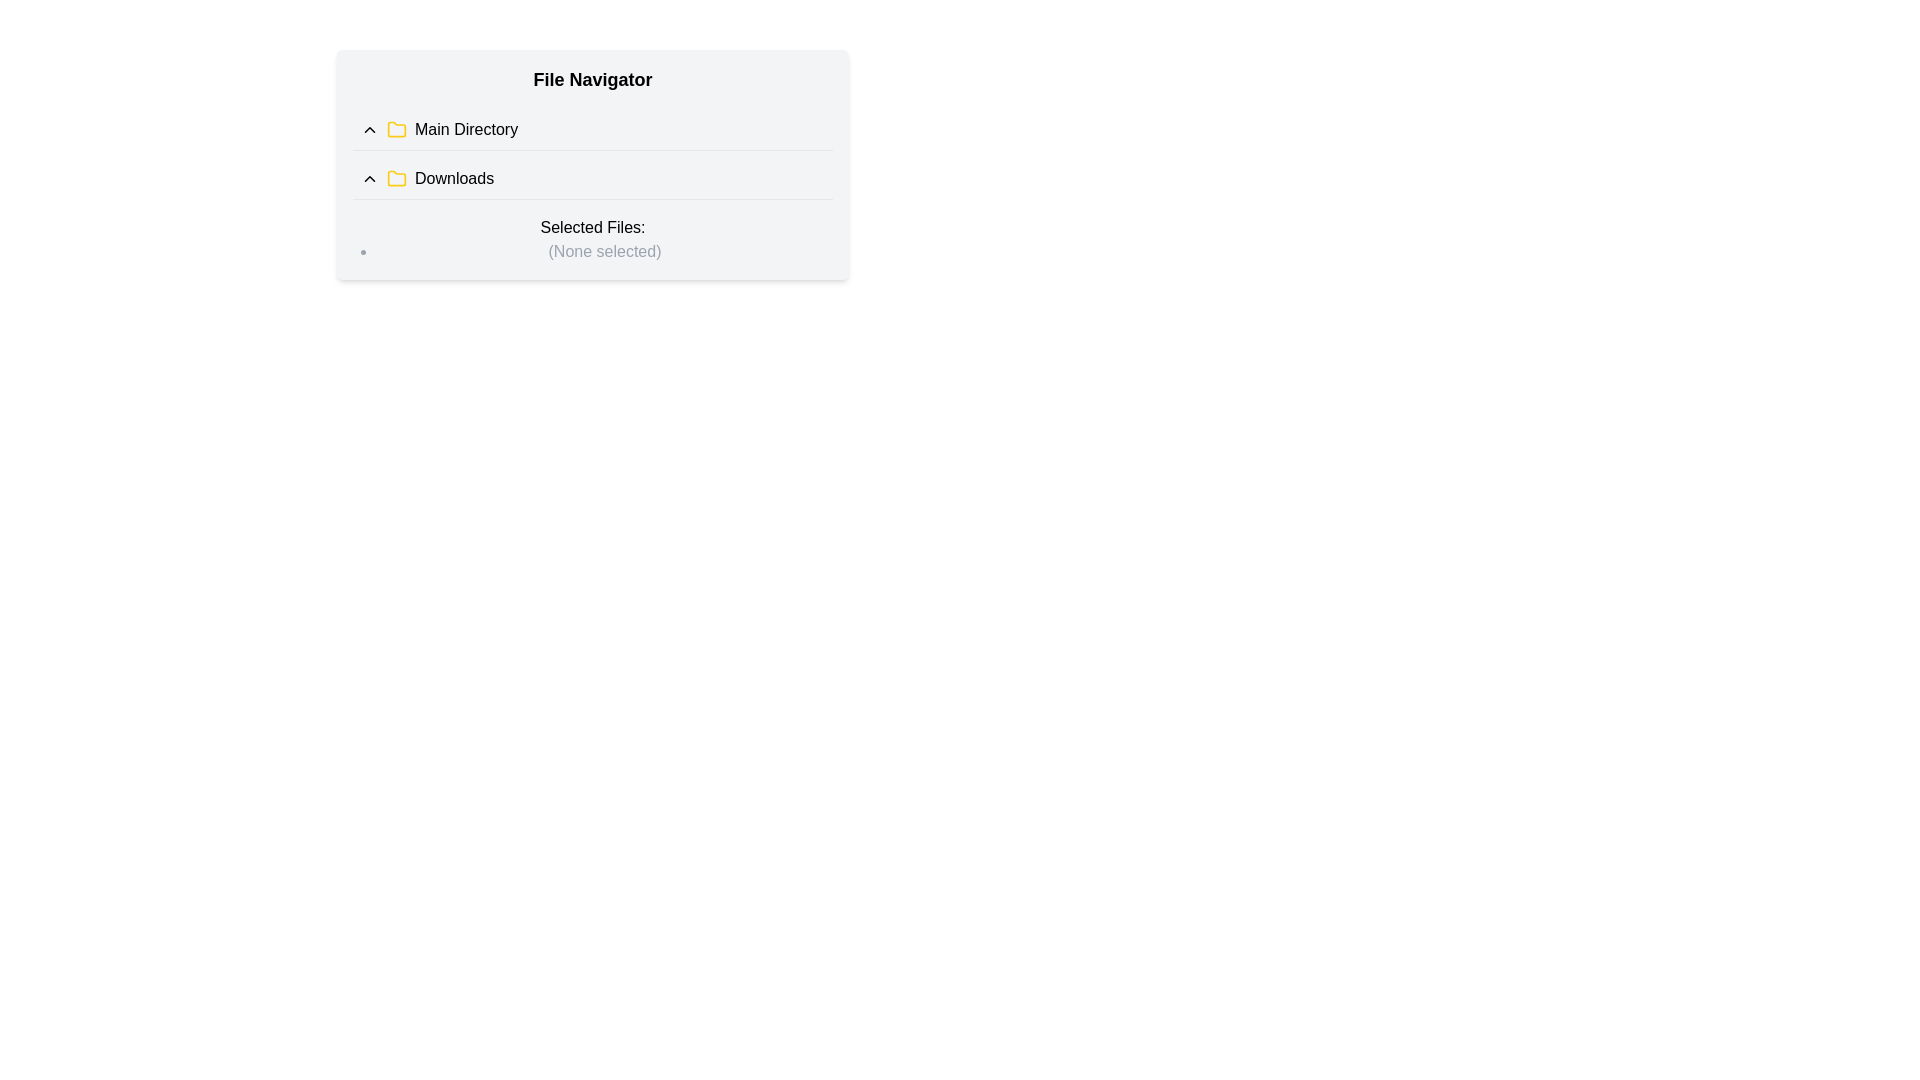 The width and height of the screenshot is (1920, 1080). What do you see at coordinates (397, 176) in the screenshot?
I see `the 'Downloads' folder icon located to the left of the 'Downloads' text in the File Navigator interface, which is the second folder icon below the 'Main Directory' icon` at bounding box center [397, 176].